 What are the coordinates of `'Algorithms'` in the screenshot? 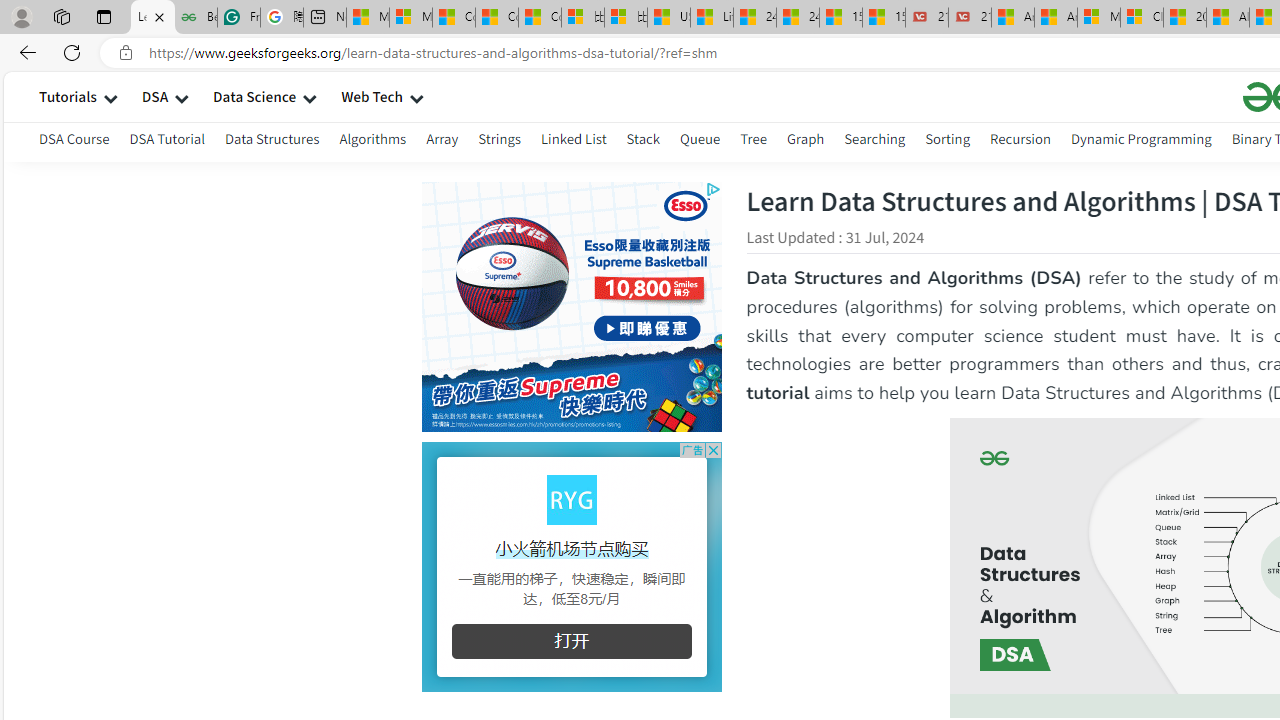 It's located at (373, 138).